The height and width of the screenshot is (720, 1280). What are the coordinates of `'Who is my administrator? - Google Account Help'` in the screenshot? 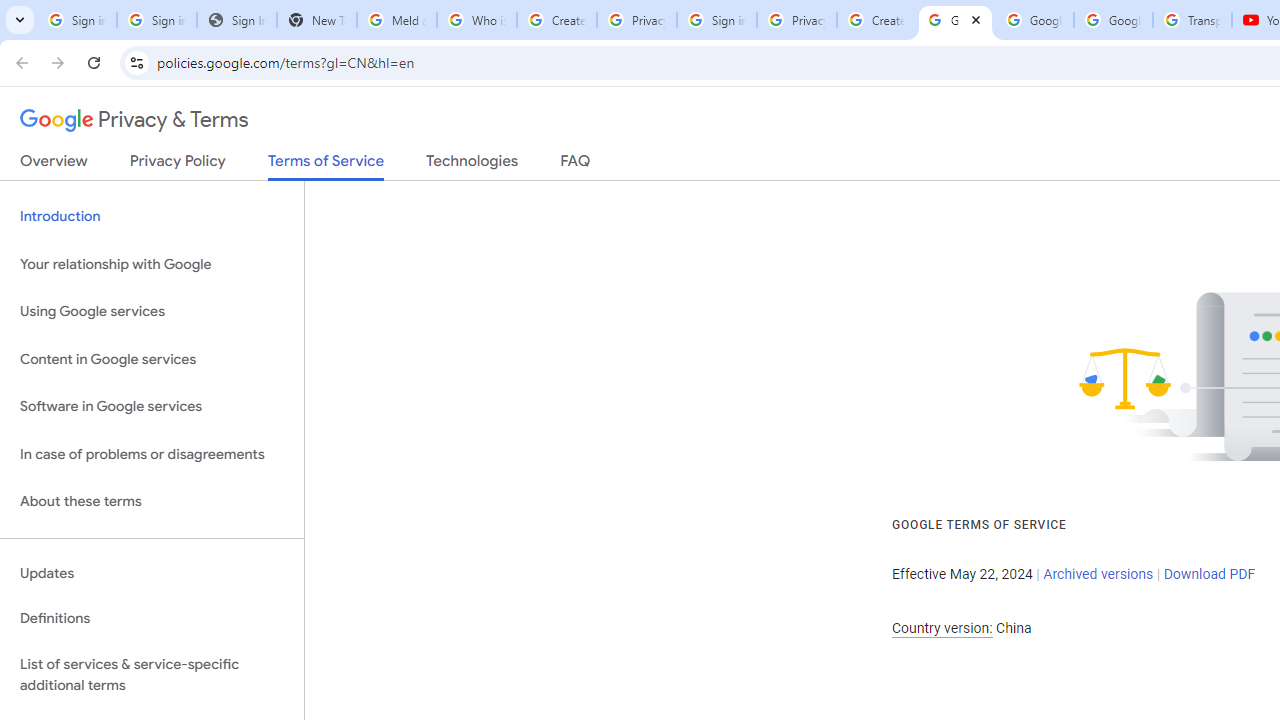 It's located at (475, 20).